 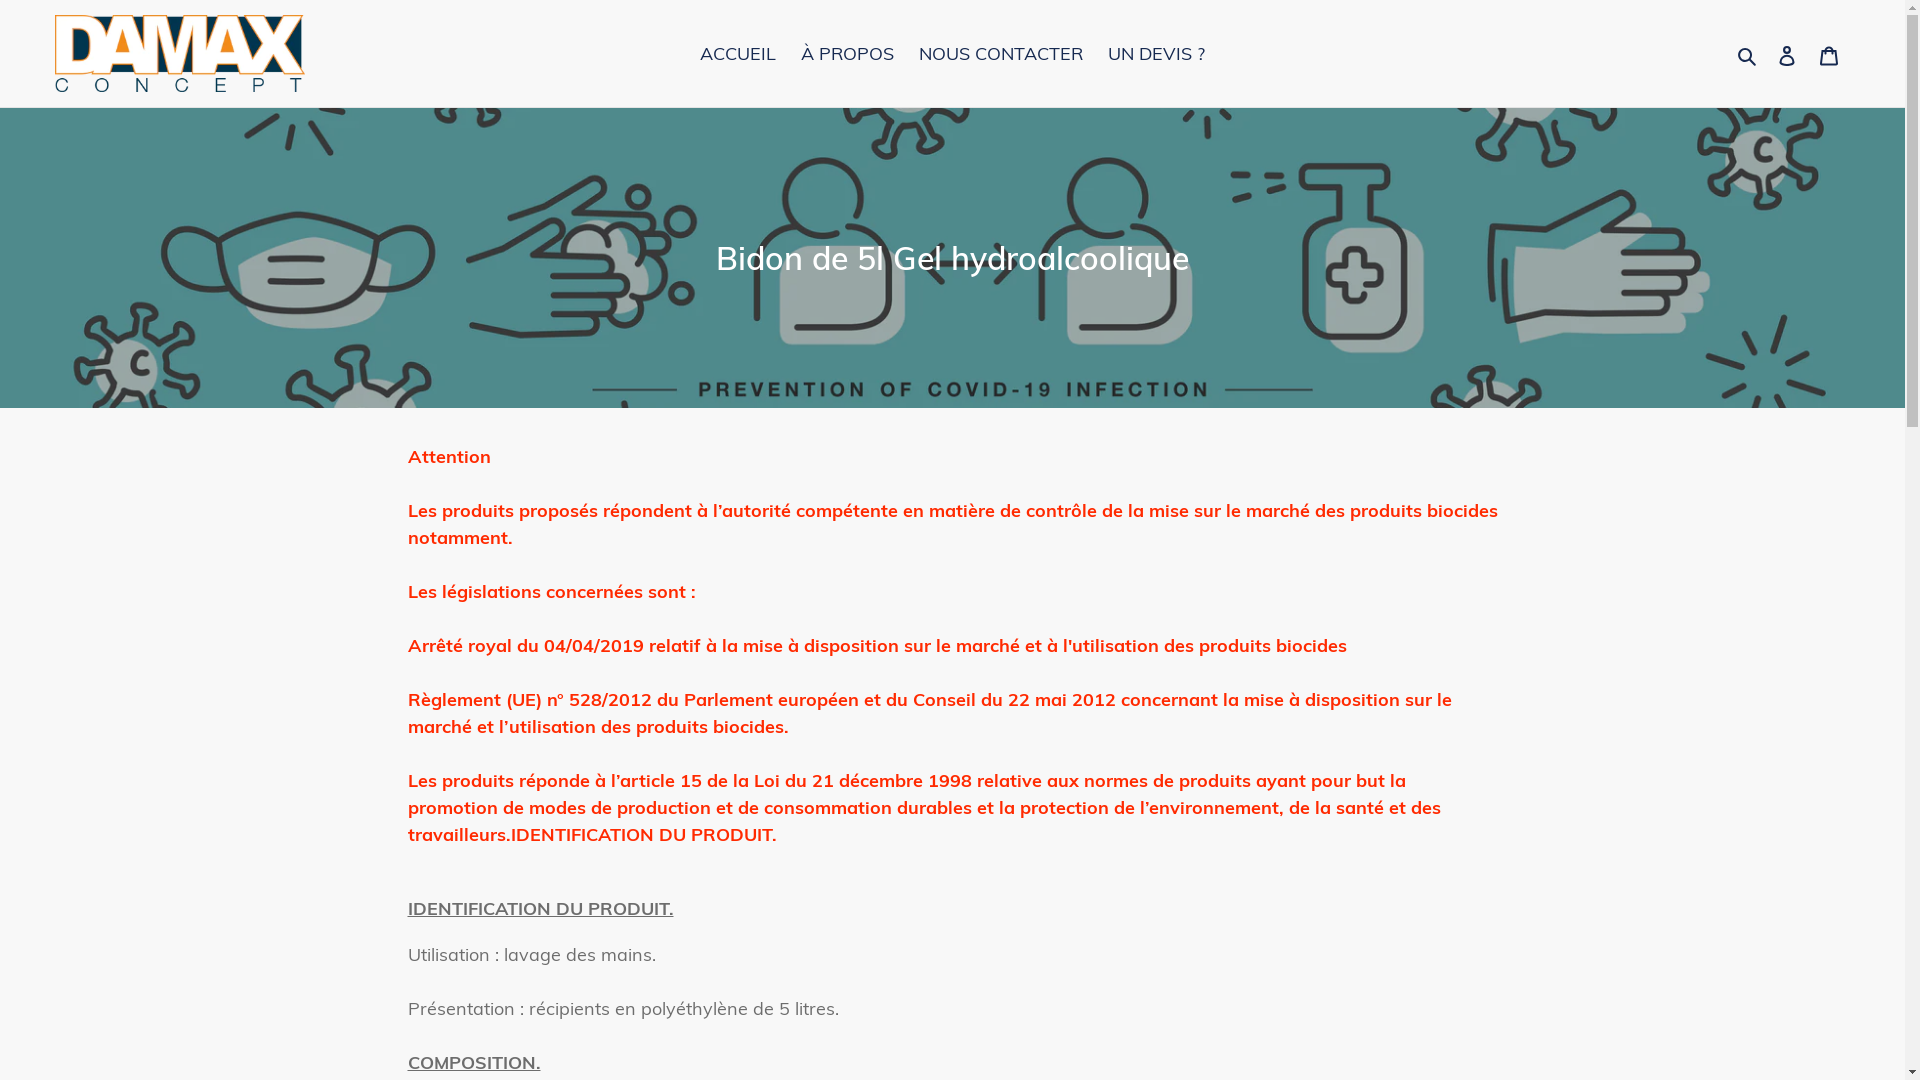 I want to click on 'Rechercher', so click(x=1747, y=52).